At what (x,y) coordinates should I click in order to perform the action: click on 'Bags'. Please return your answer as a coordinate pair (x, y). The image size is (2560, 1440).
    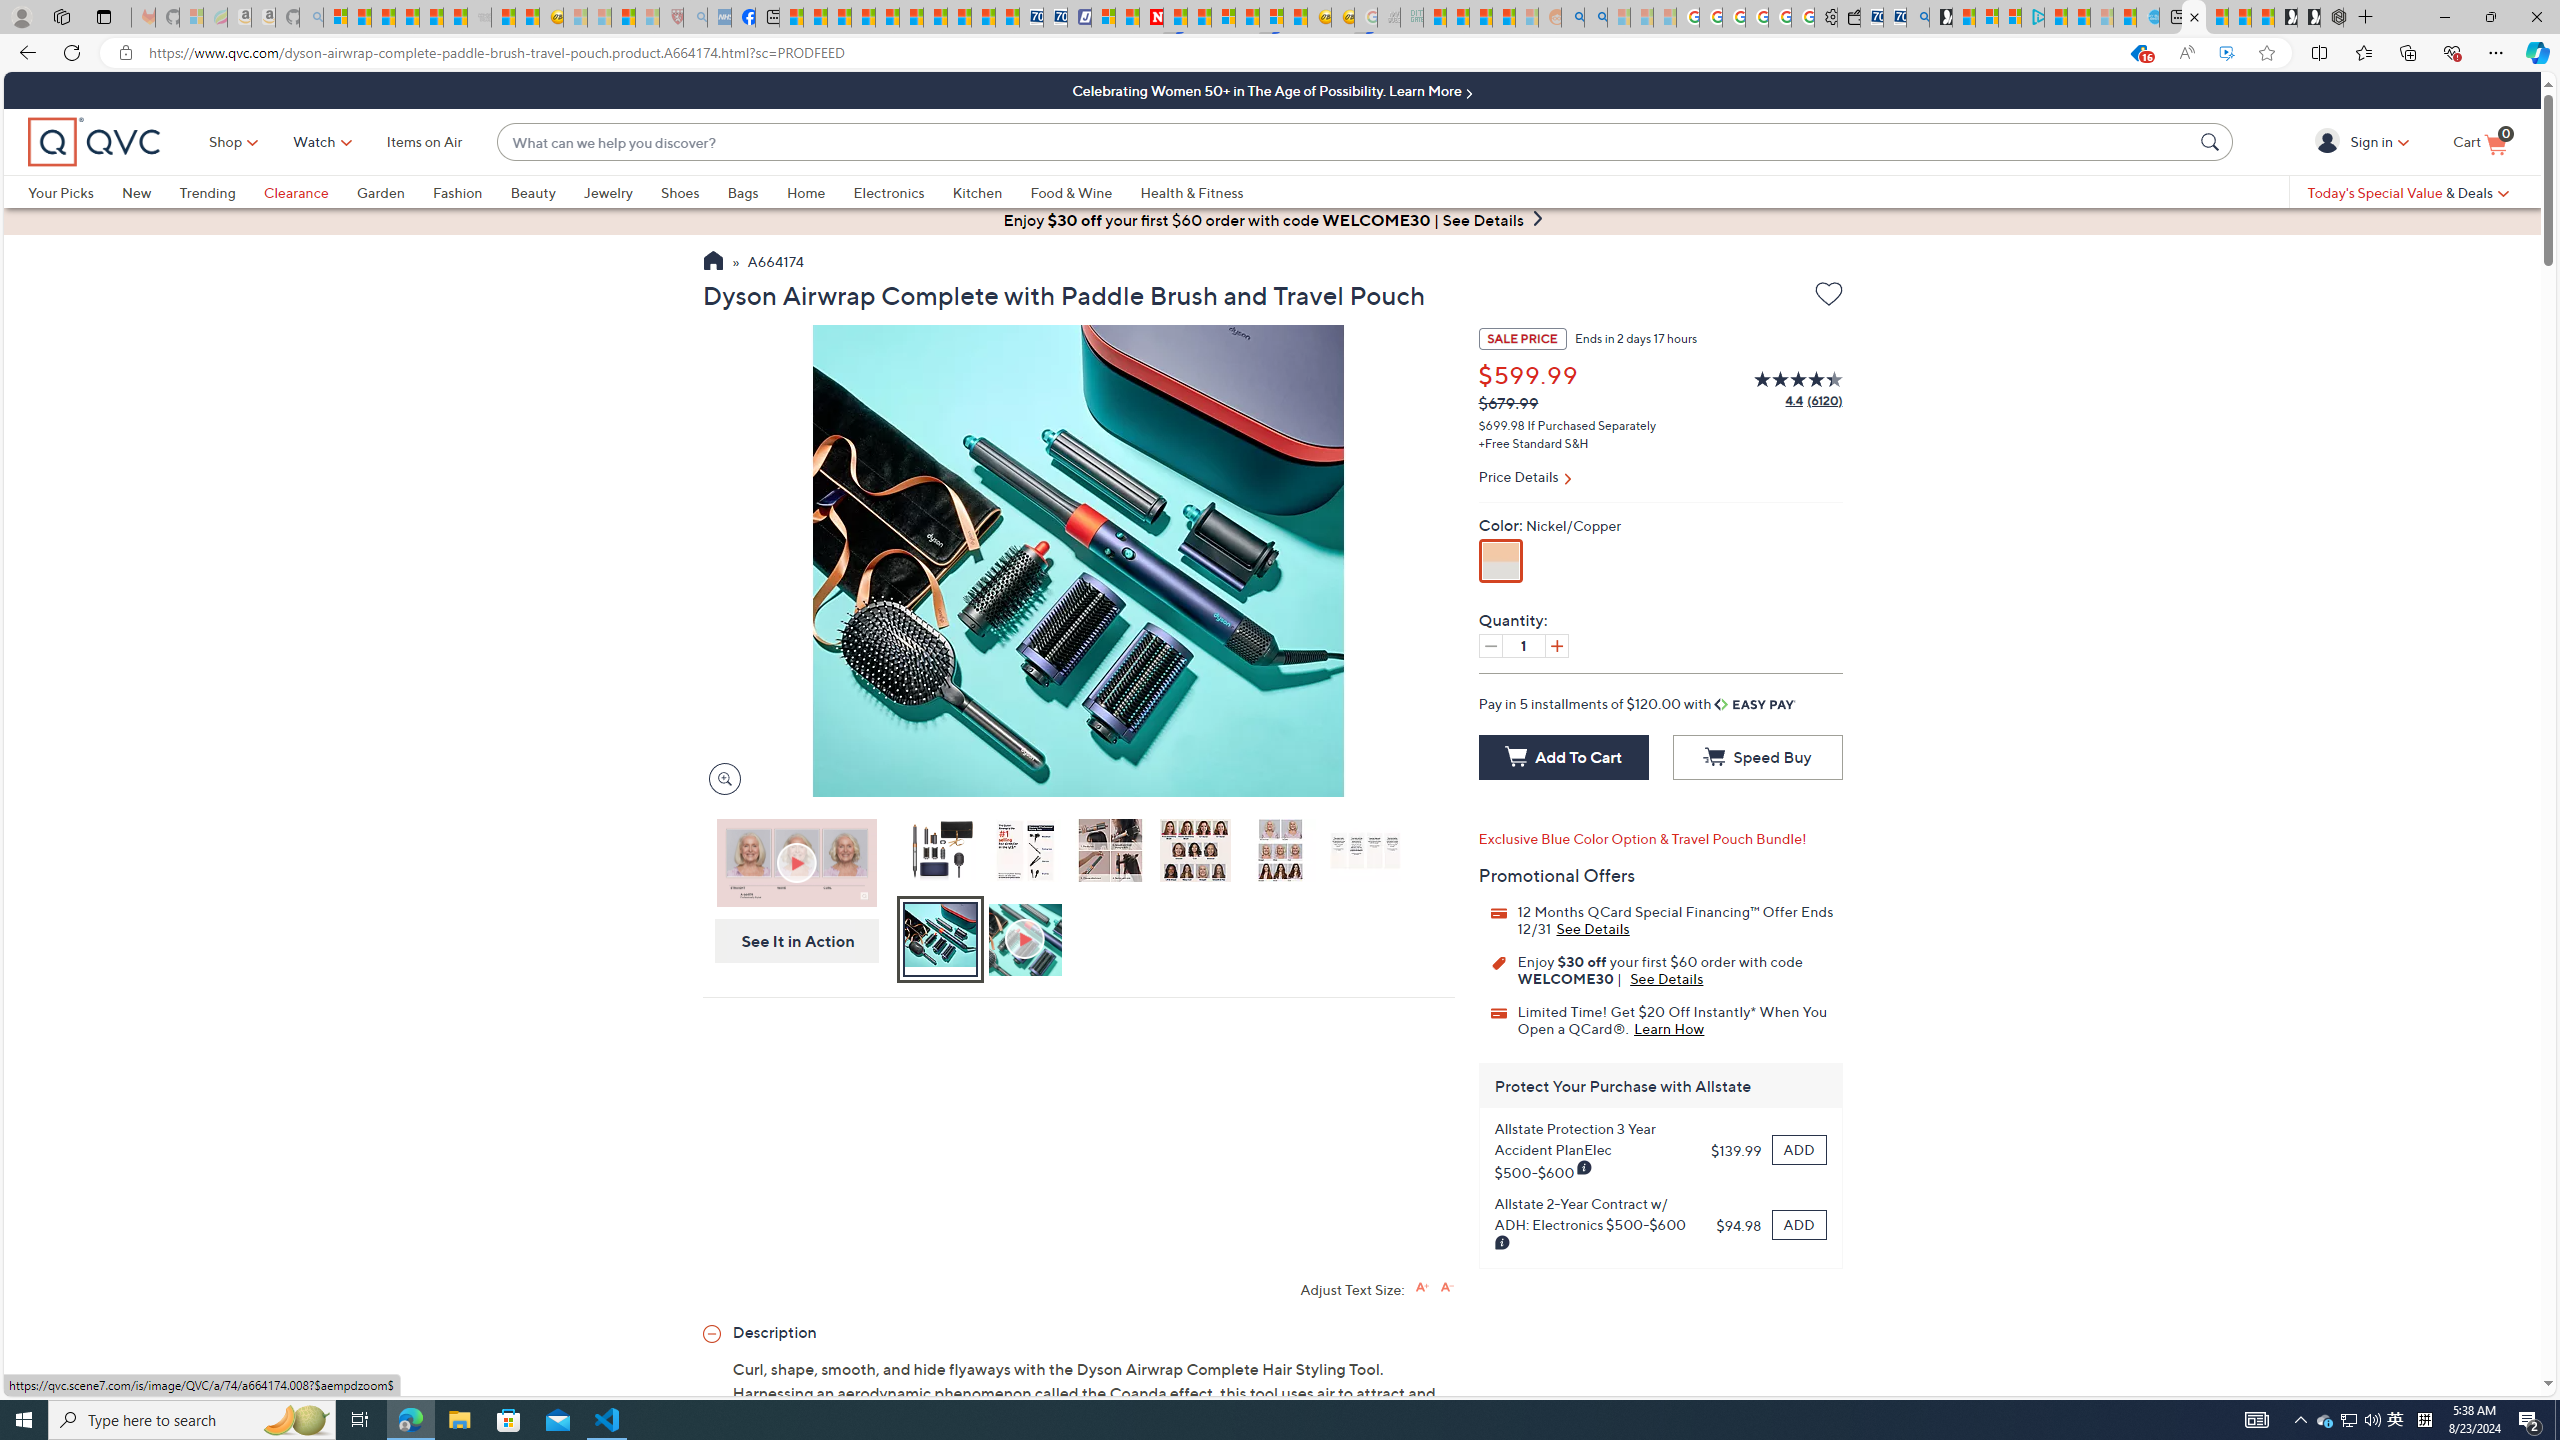
    Looking at the image, I should click on (741, 191).